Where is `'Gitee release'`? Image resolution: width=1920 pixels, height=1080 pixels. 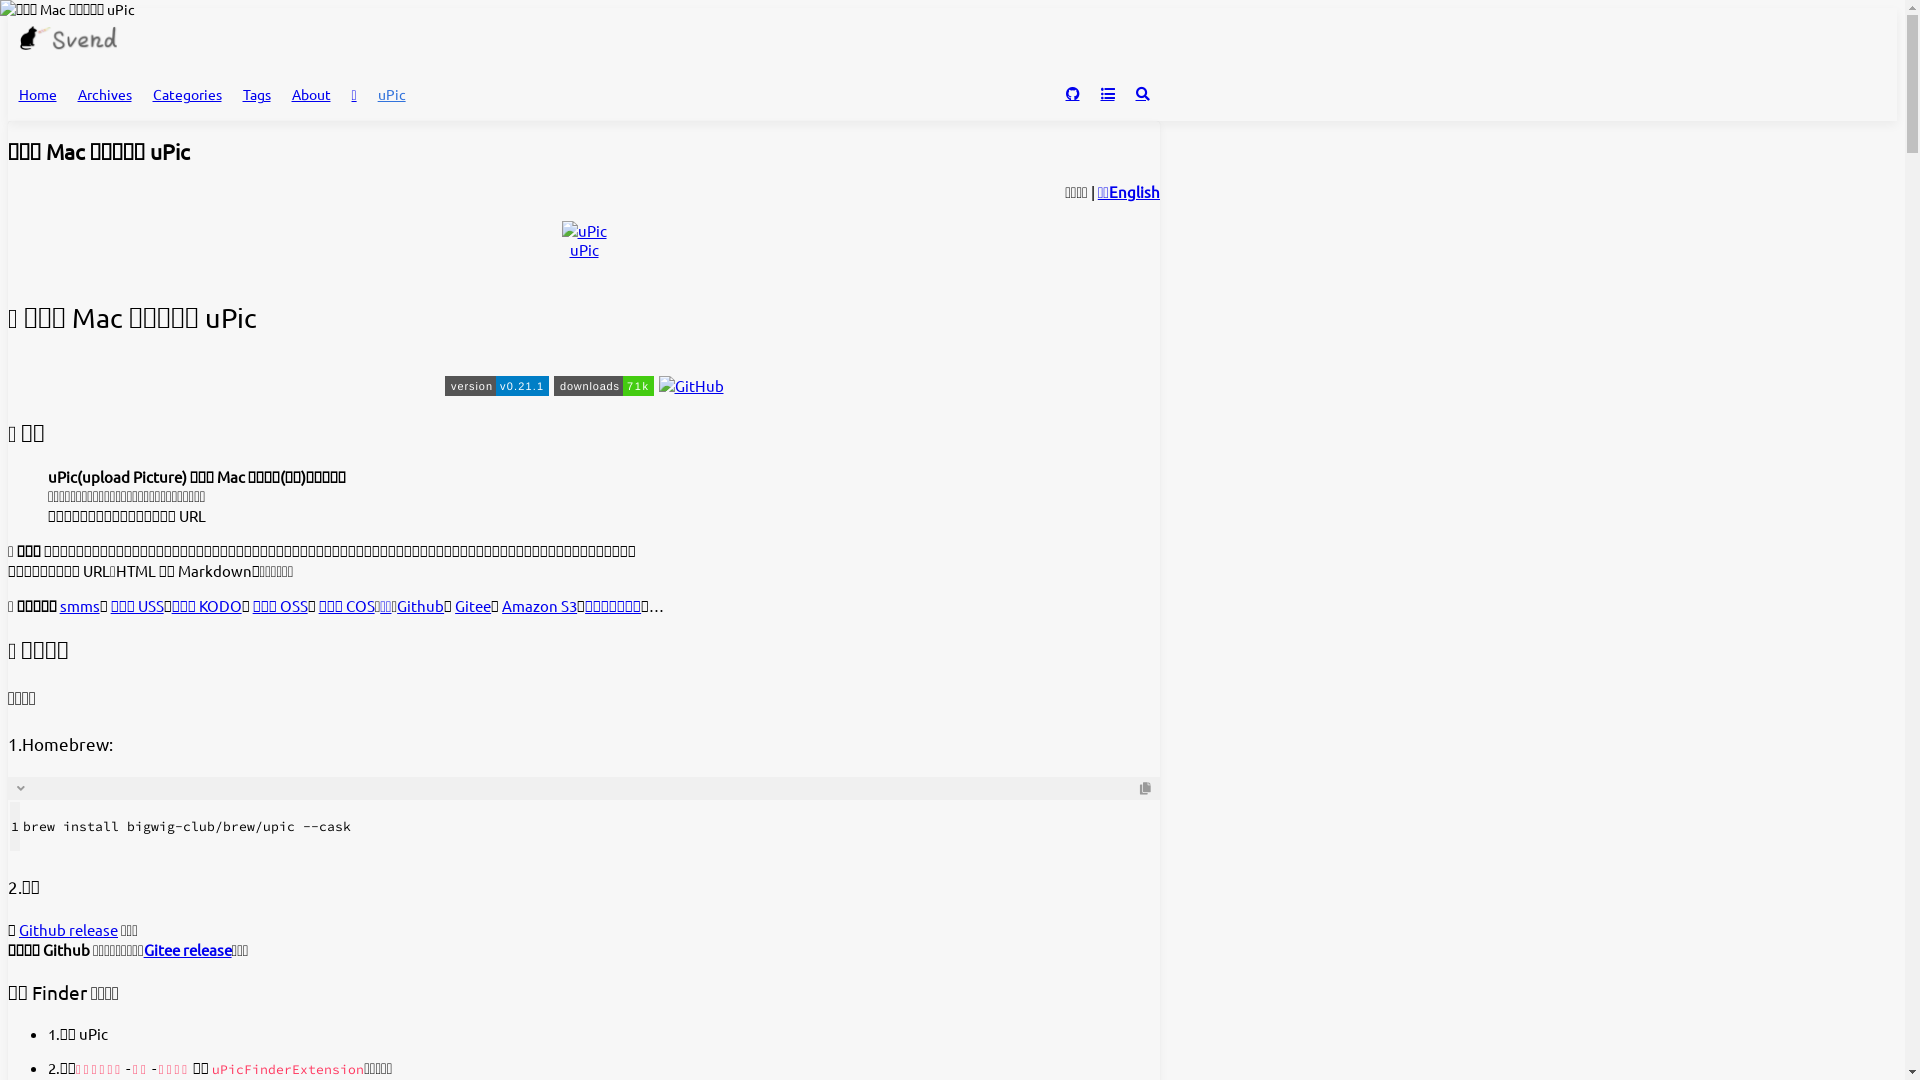 'Gitee release' is located at coordinates (187, 948).